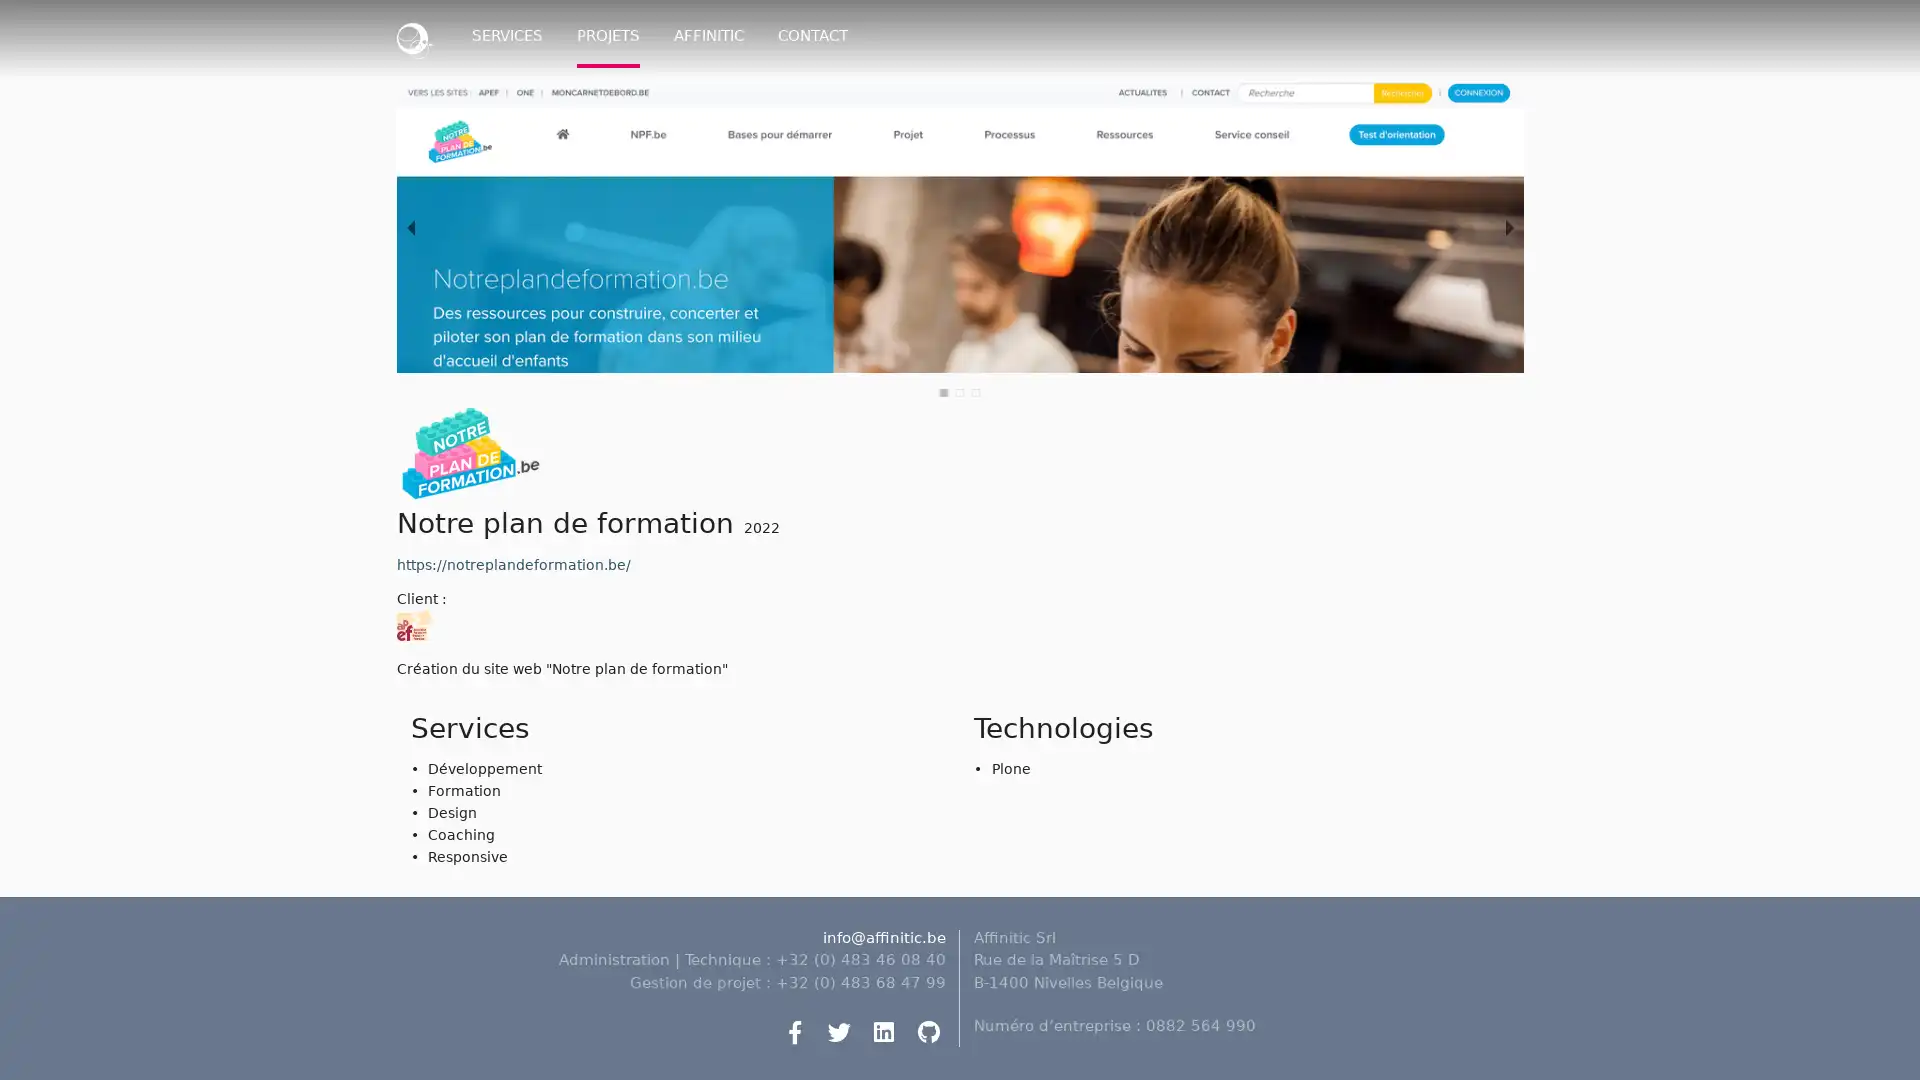  What do you see at coordinates (975, 516) in the screenshot?
I see `slide item 3` at bounding box center [975, 516].